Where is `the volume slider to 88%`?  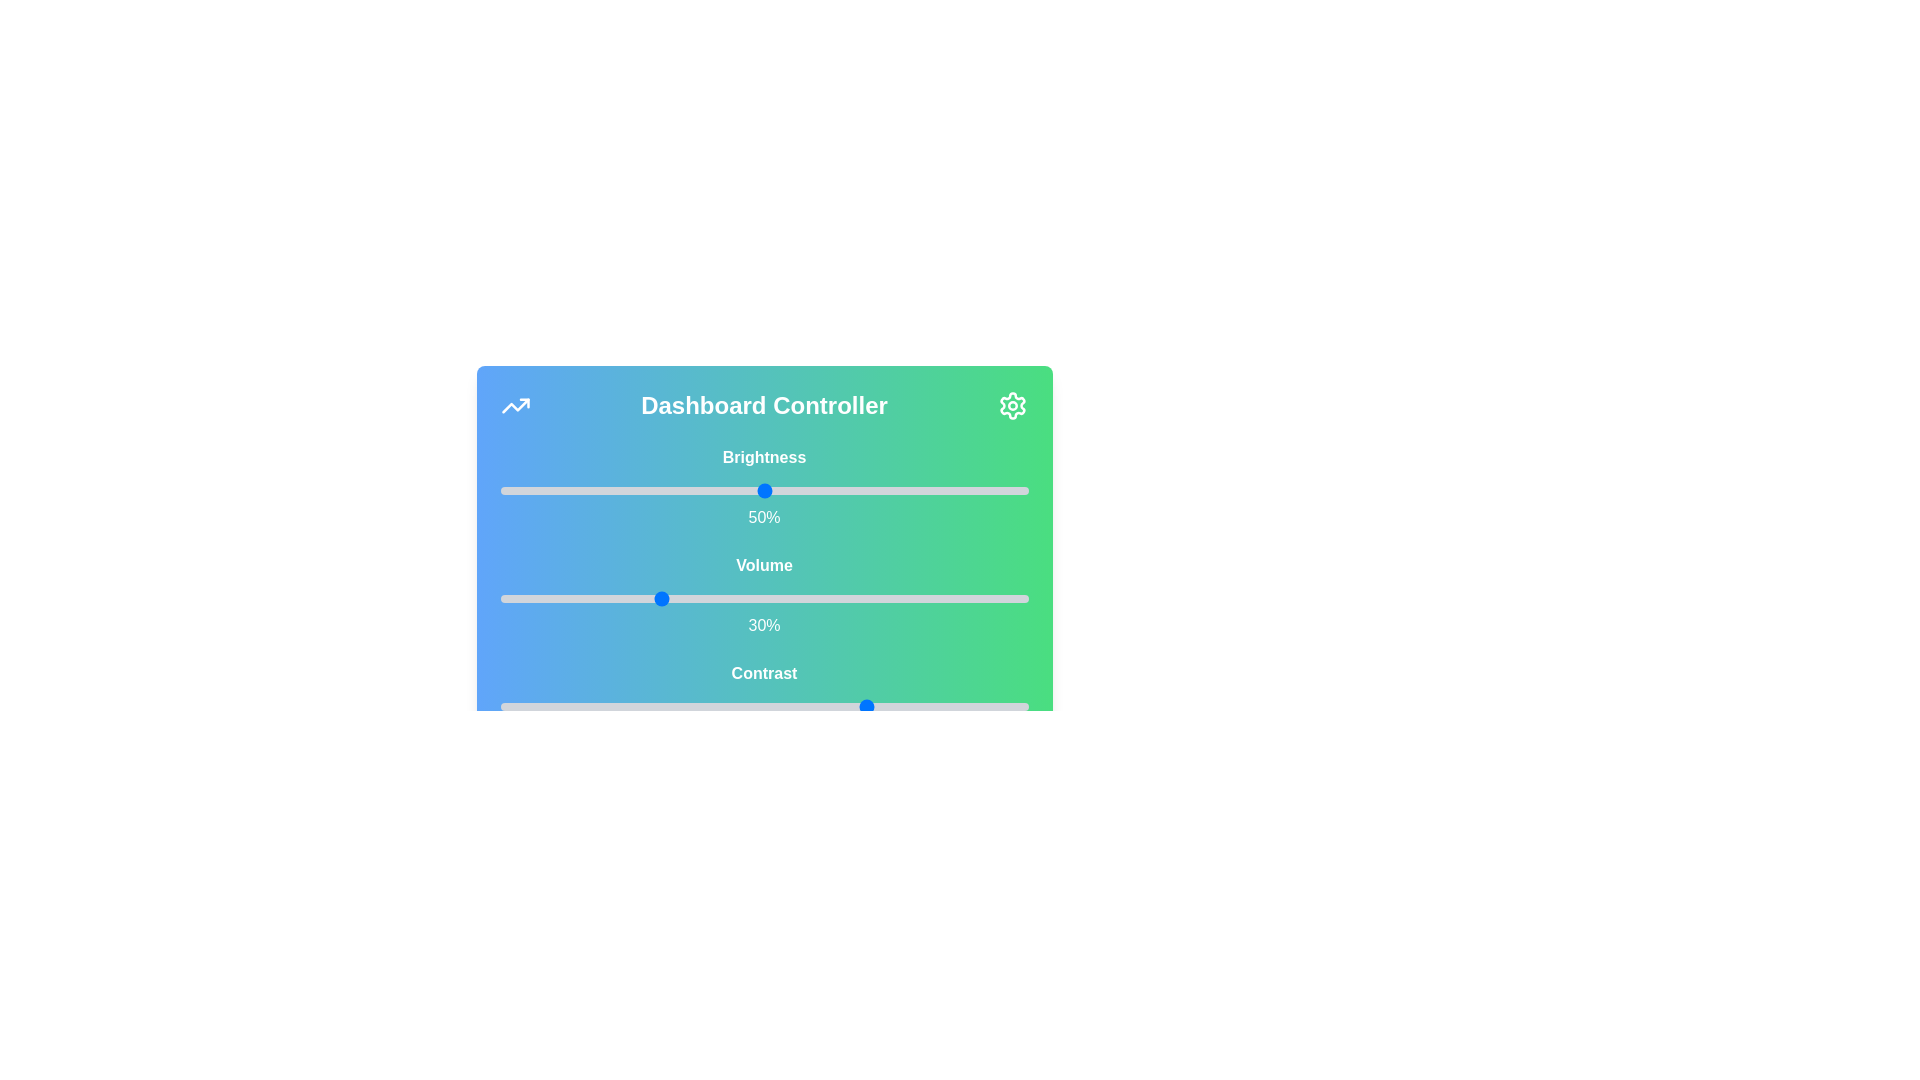
the volume slider to 88% is located at coordinates (965, 597).